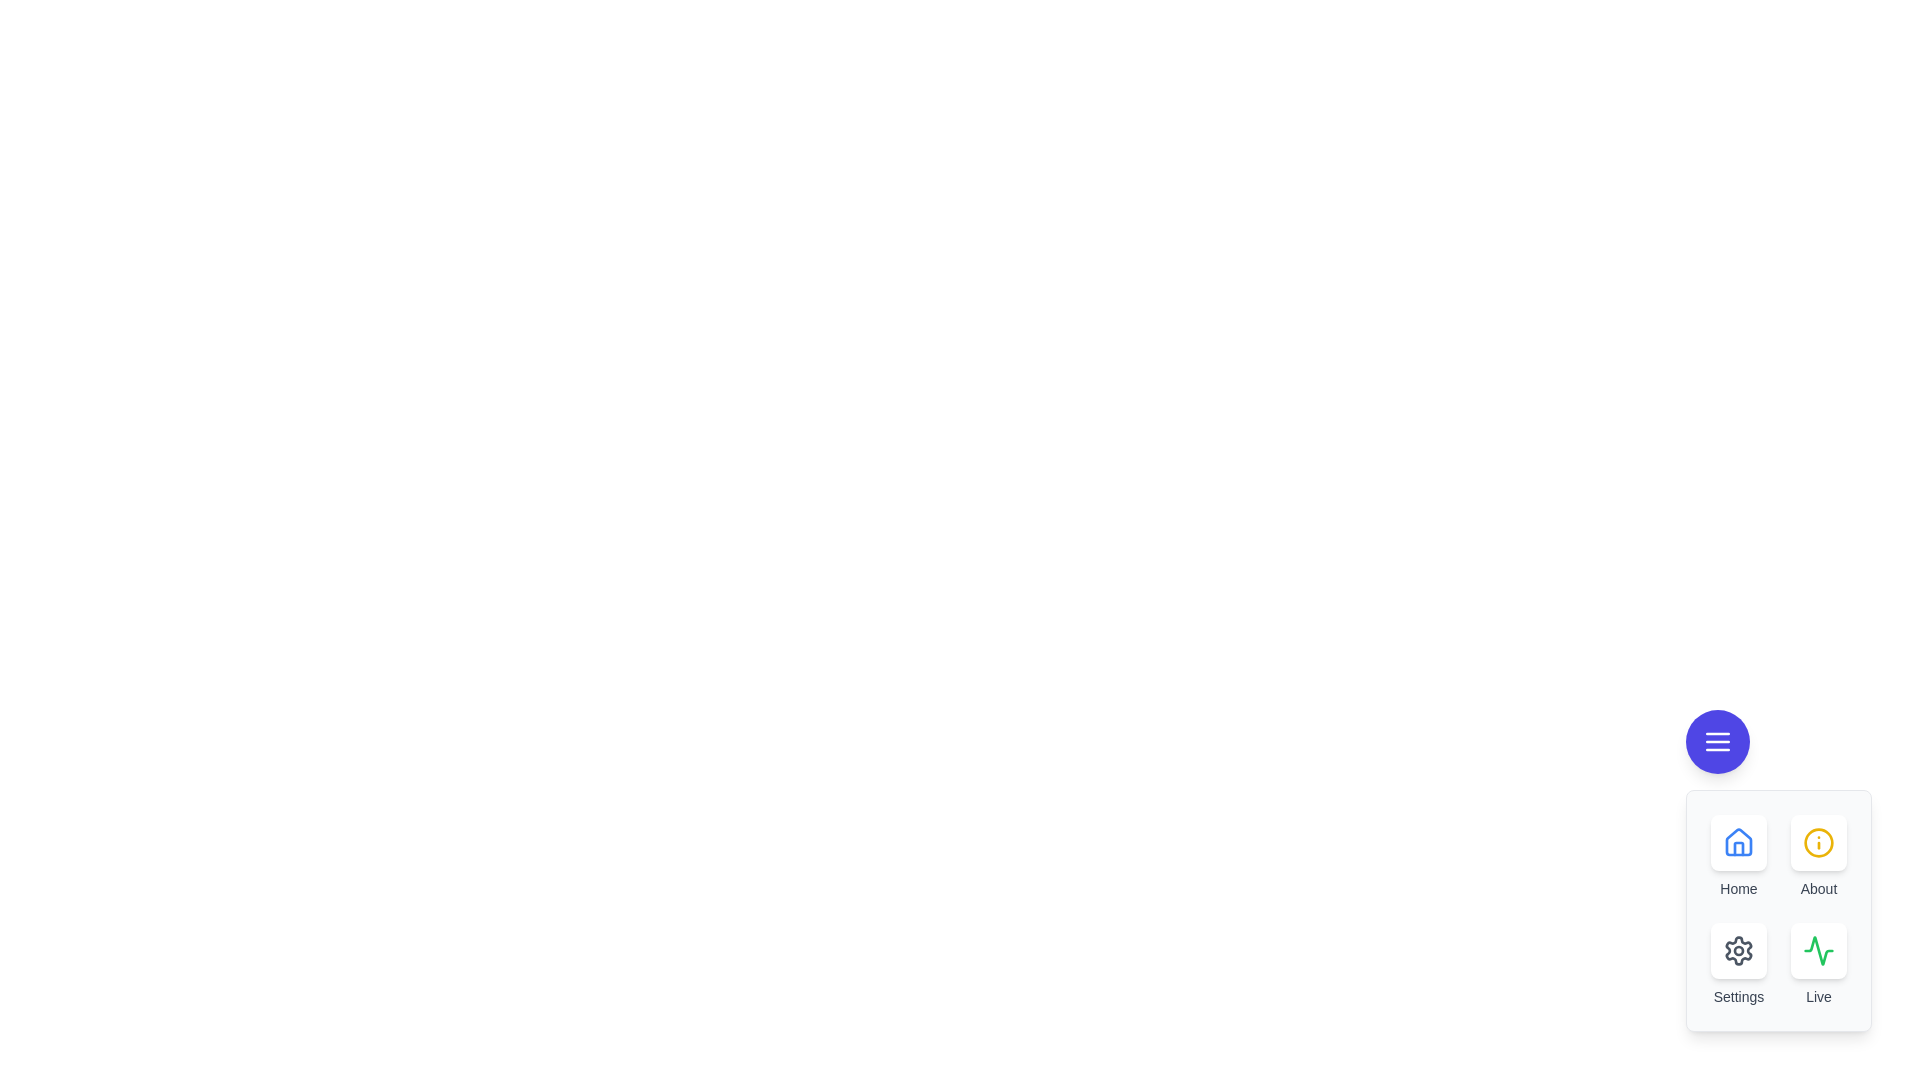  What do you see at coordinates (1717, 741) in the screenshot?
I see `main SpeedDial button to toggle the menu` at bounding box center [1717, 741].